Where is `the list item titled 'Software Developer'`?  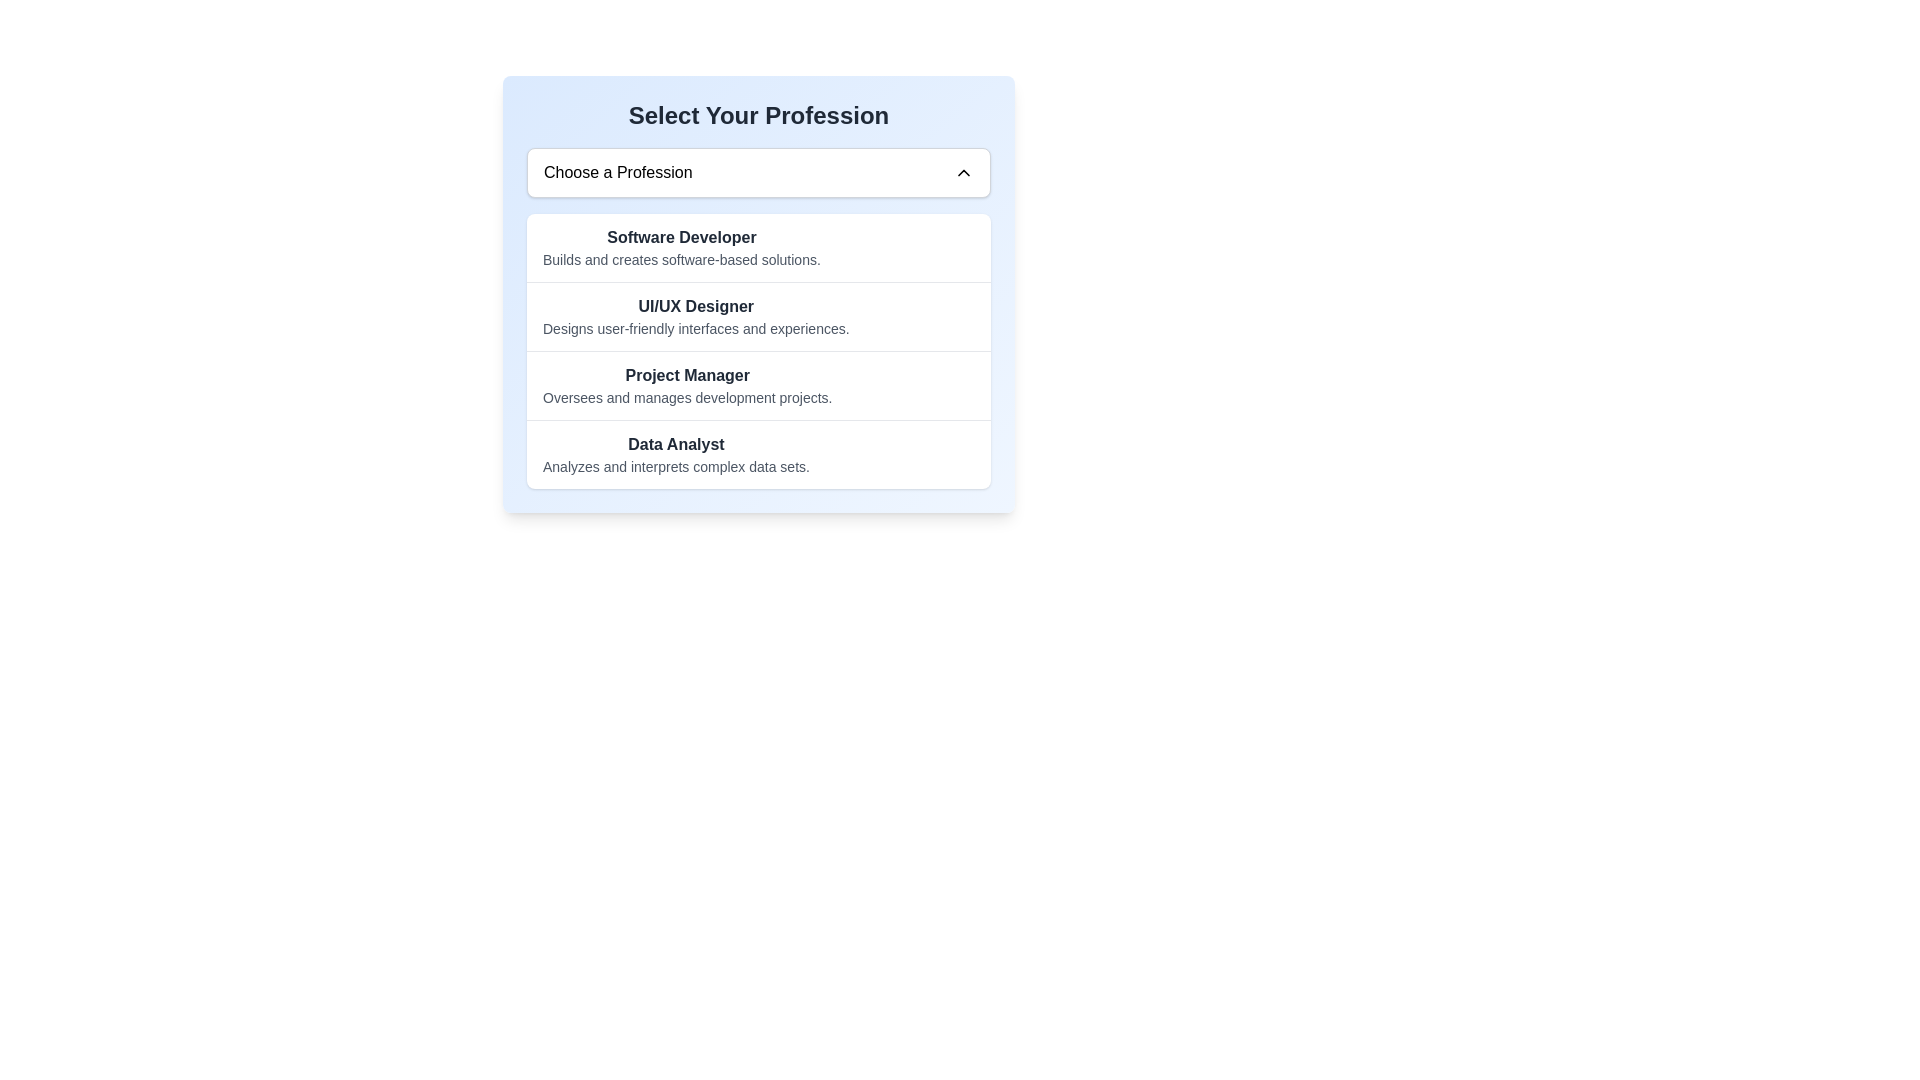
the list item titled 'Software Developer' is located at coordinates (757, 246).